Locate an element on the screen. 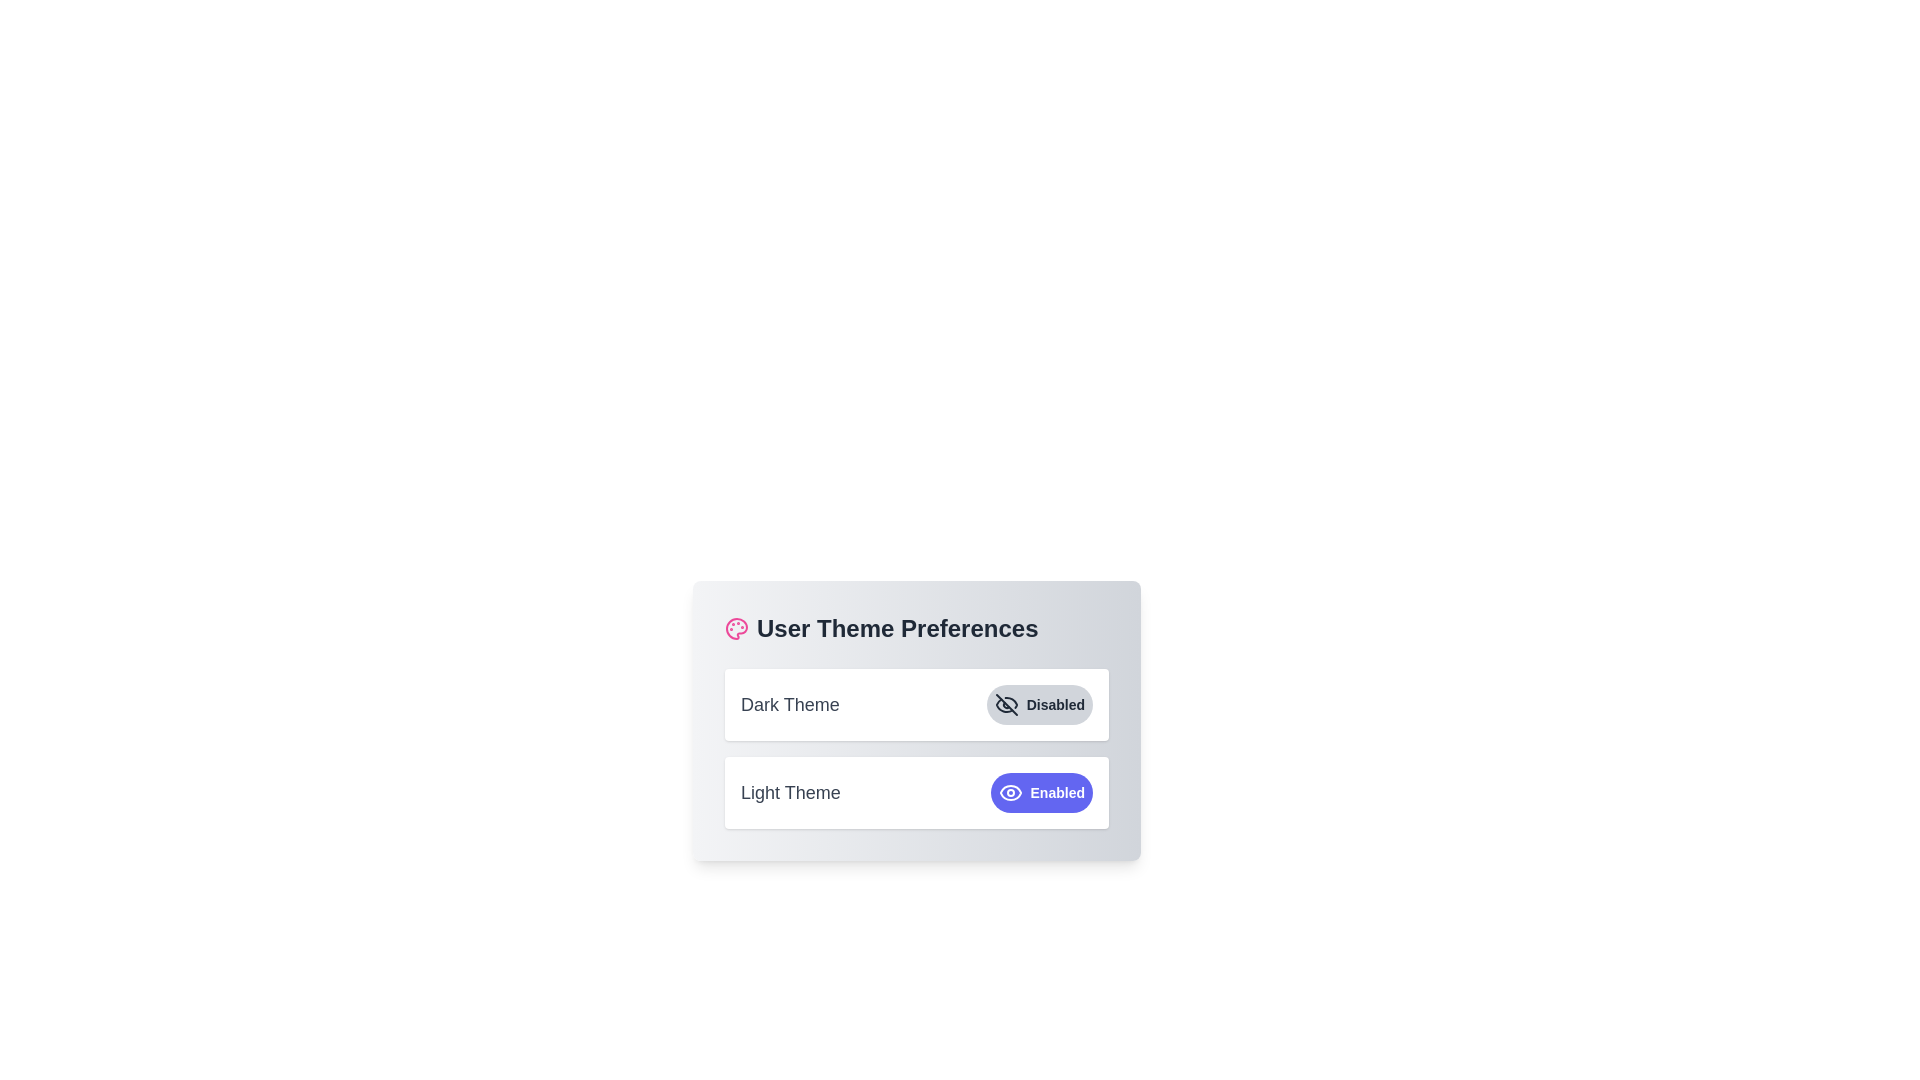  the icon for Light theme to explore its functionality is located at coordinates (1009, 792).